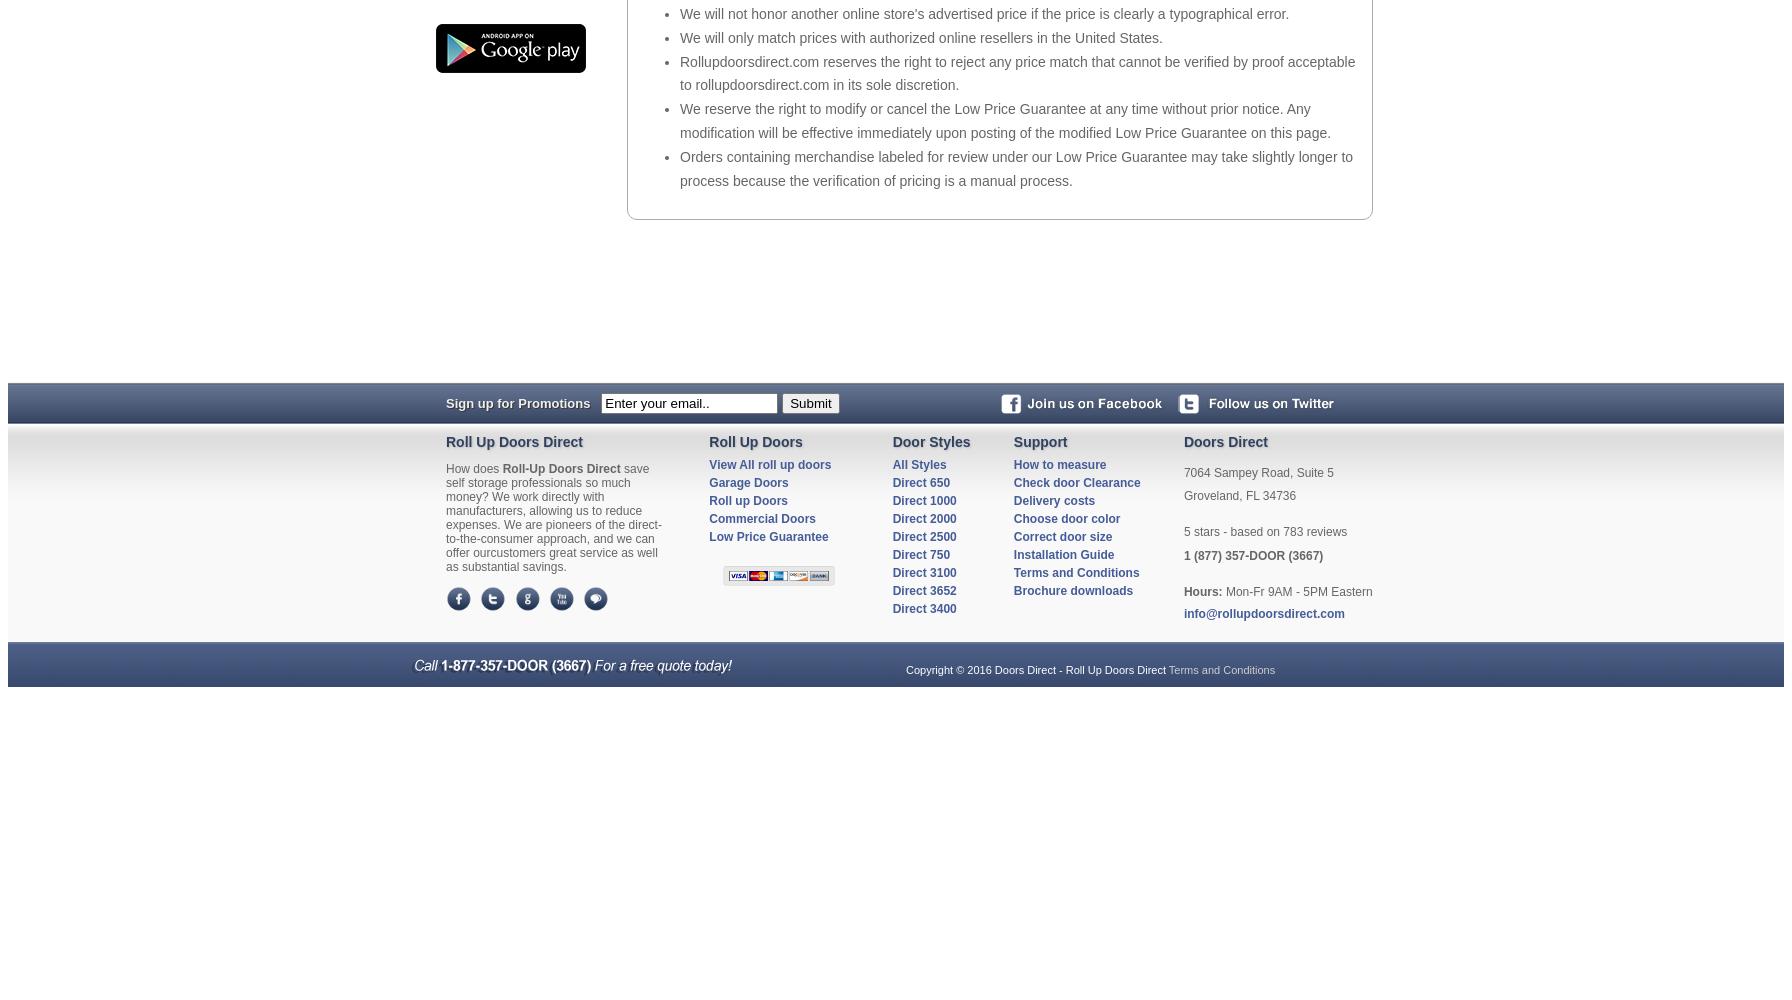  Describe the element at coordinates (1298, 590) in the screenshot. I see `'Mon-Fr 9AM - 5PM Eastern'` at that location.